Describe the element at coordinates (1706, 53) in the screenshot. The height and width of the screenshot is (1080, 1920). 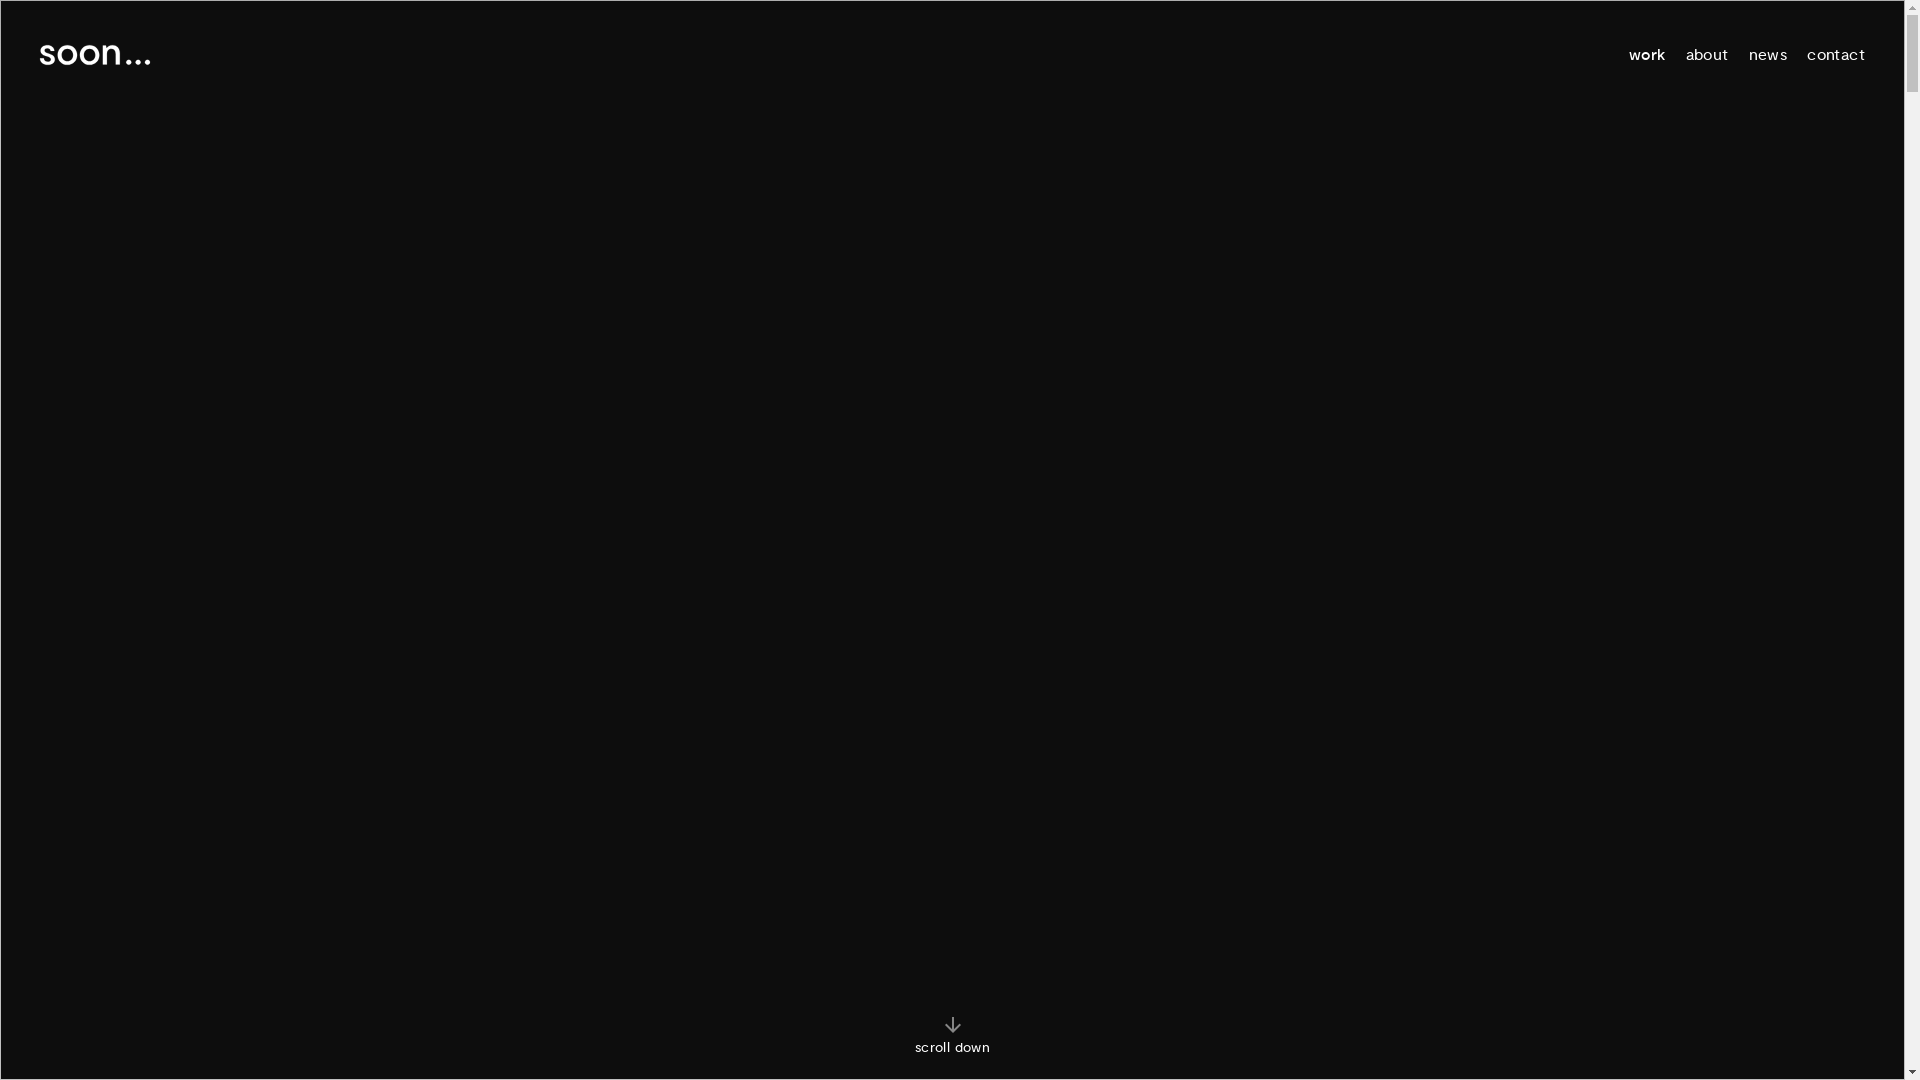
I see `'about'` at that location.